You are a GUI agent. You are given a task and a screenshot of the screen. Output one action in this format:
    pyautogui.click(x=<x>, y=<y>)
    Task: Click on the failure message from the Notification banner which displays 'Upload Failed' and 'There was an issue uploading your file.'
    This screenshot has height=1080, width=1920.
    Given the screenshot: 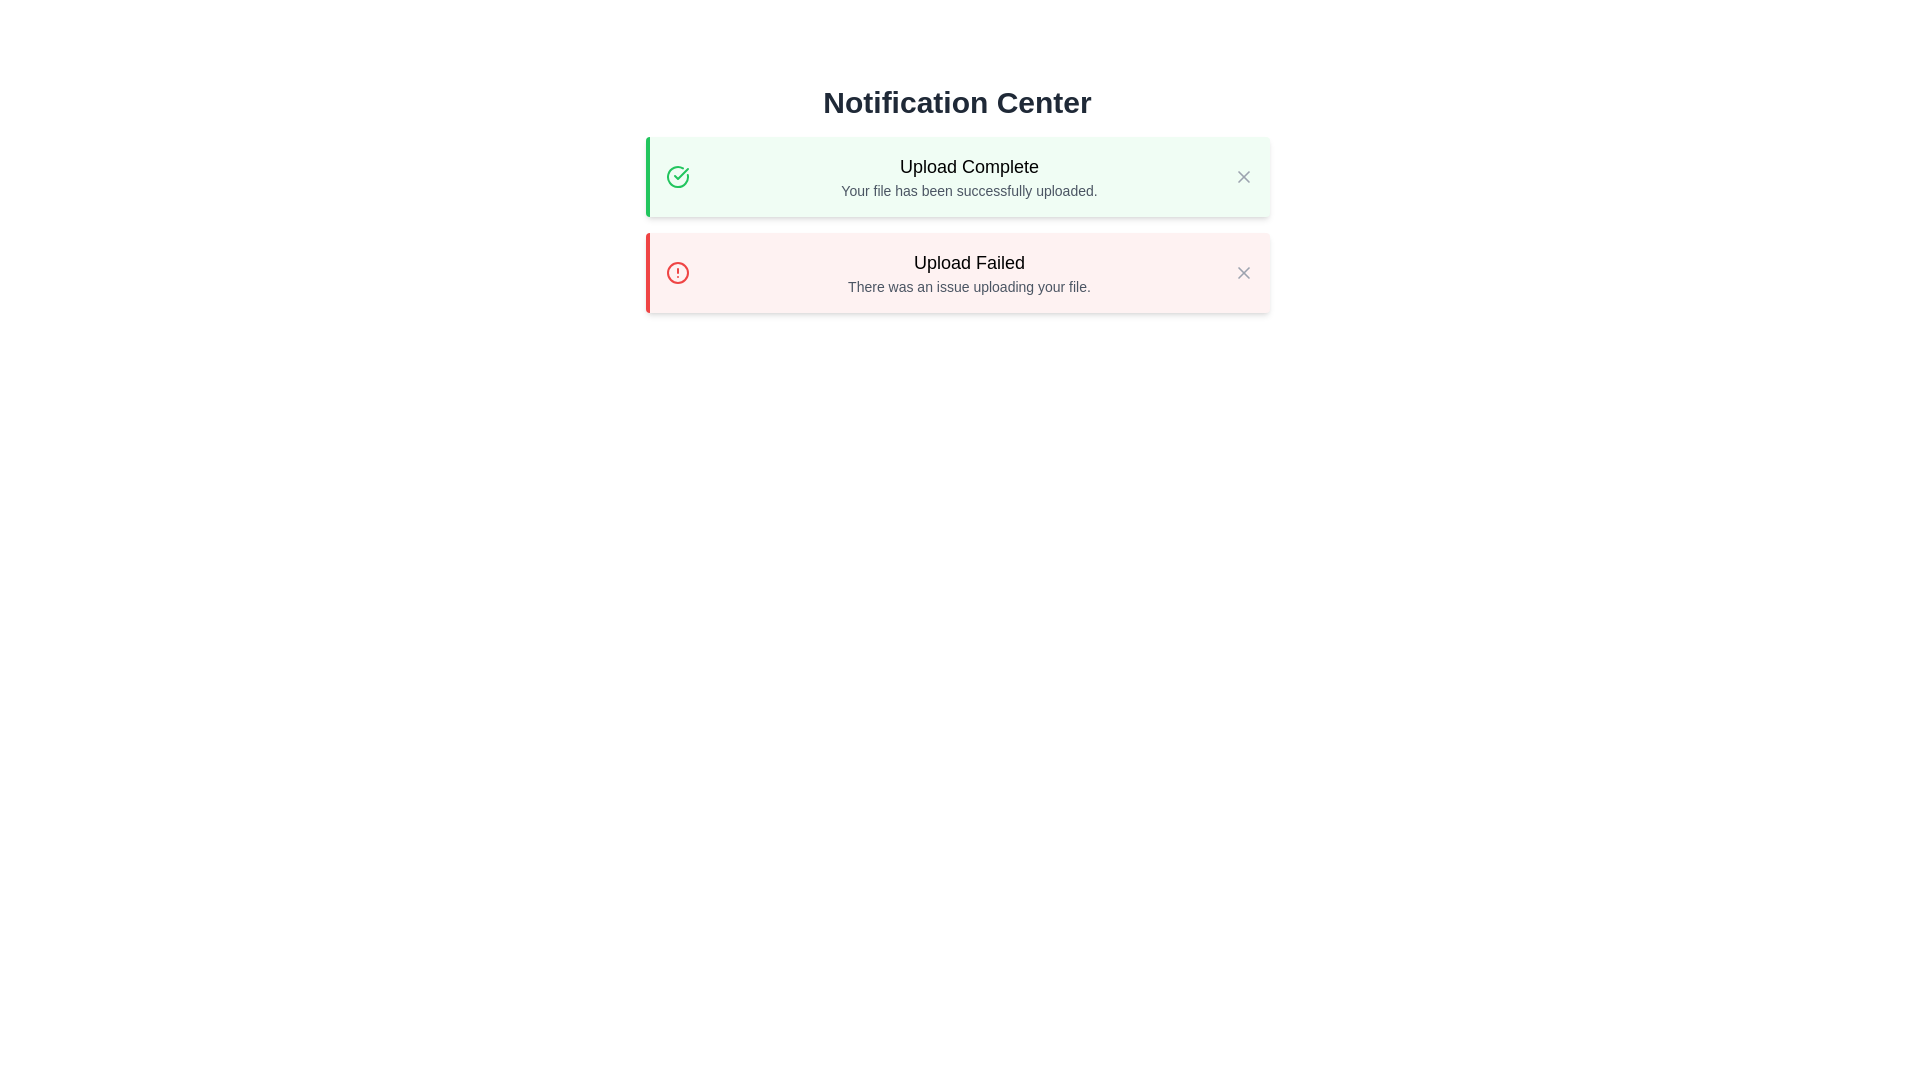 What is the action you would take?
    pyautogui.click(x=956, y=273)
    